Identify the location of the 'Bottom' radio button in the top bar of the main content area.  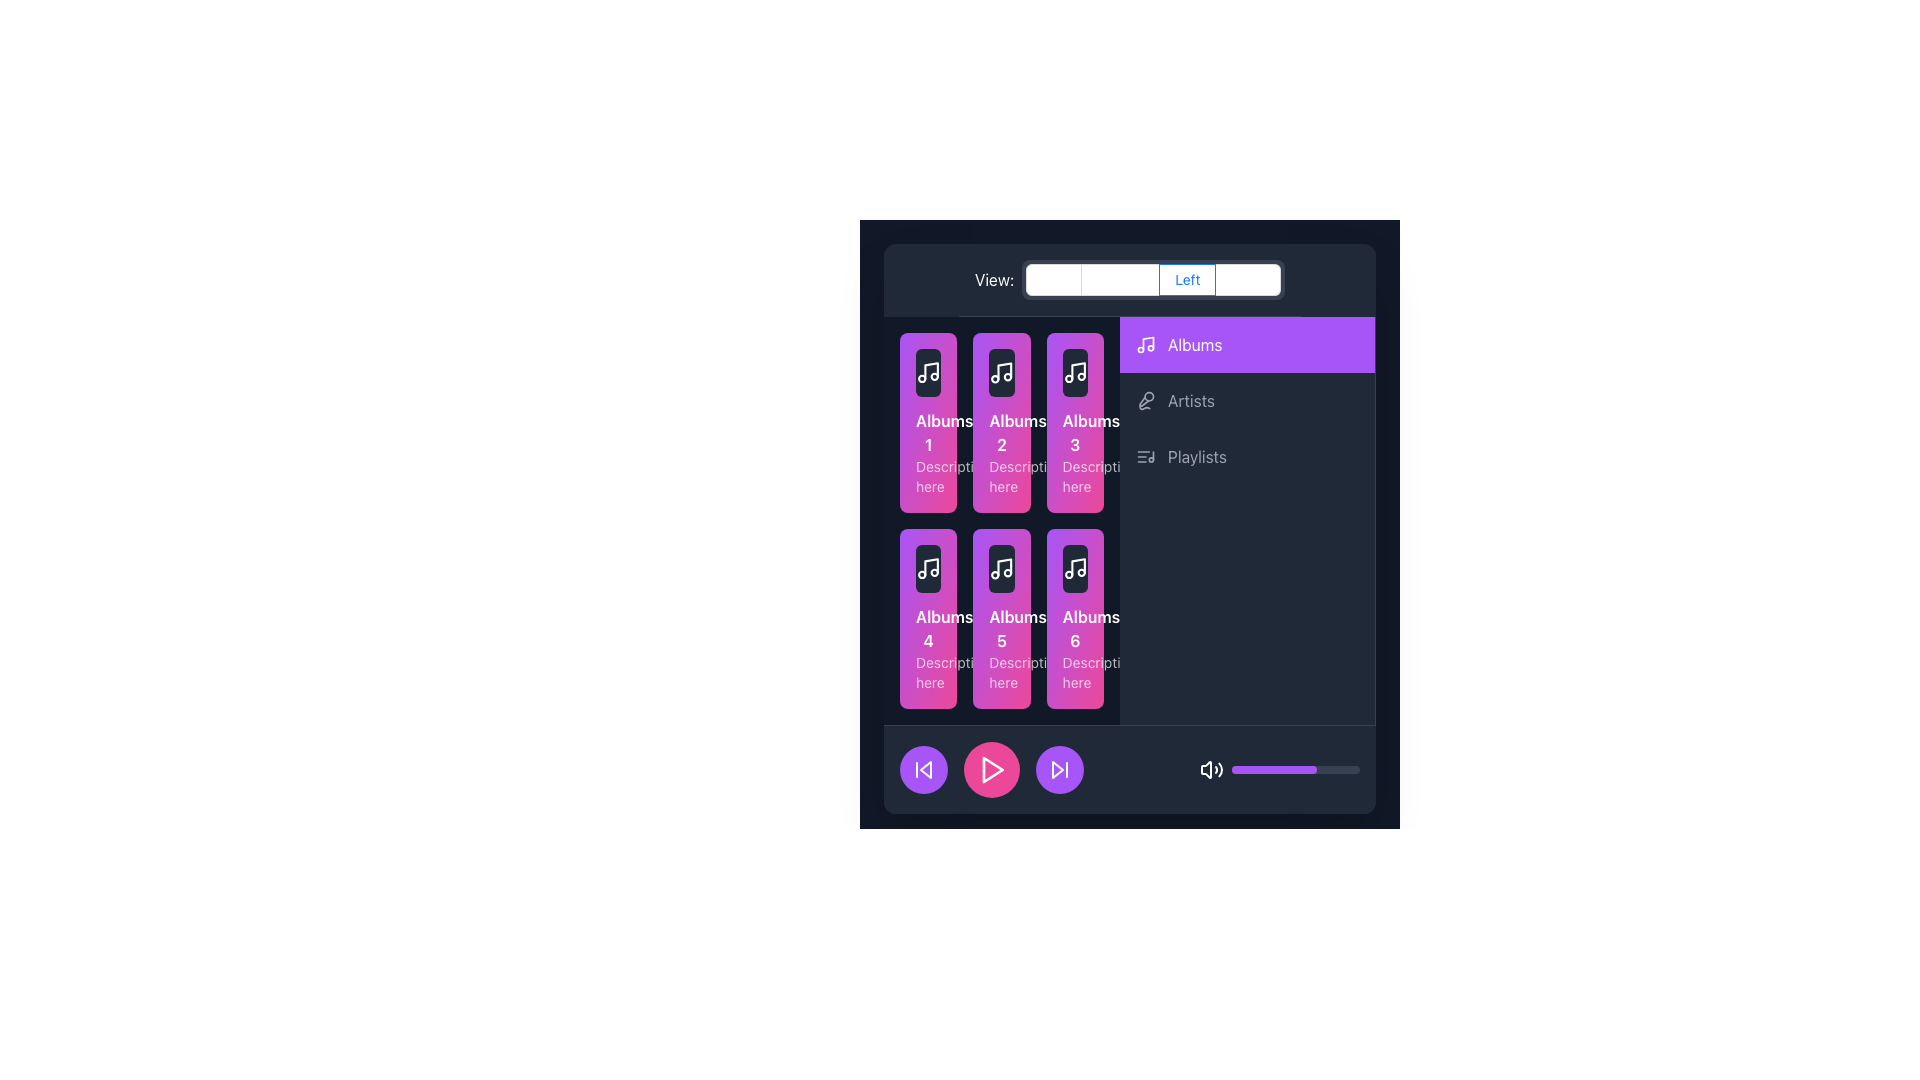
(1121, 280).